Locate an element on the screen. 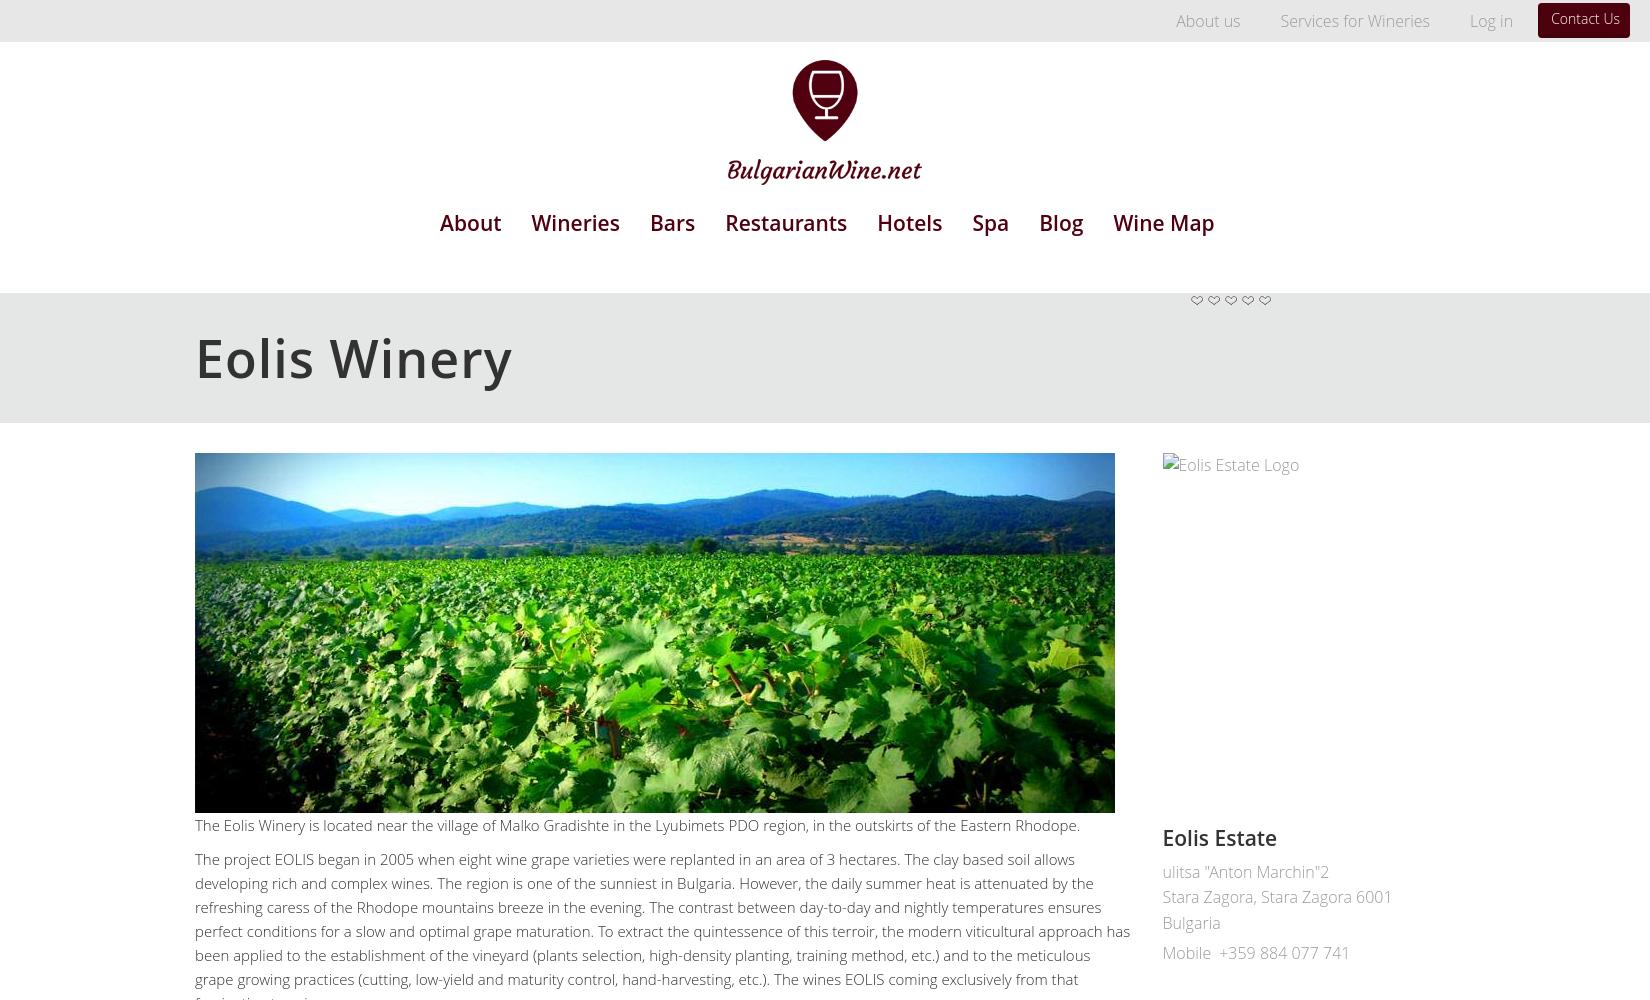  'Services for Wineries' is located at coordinates (1353, 21).